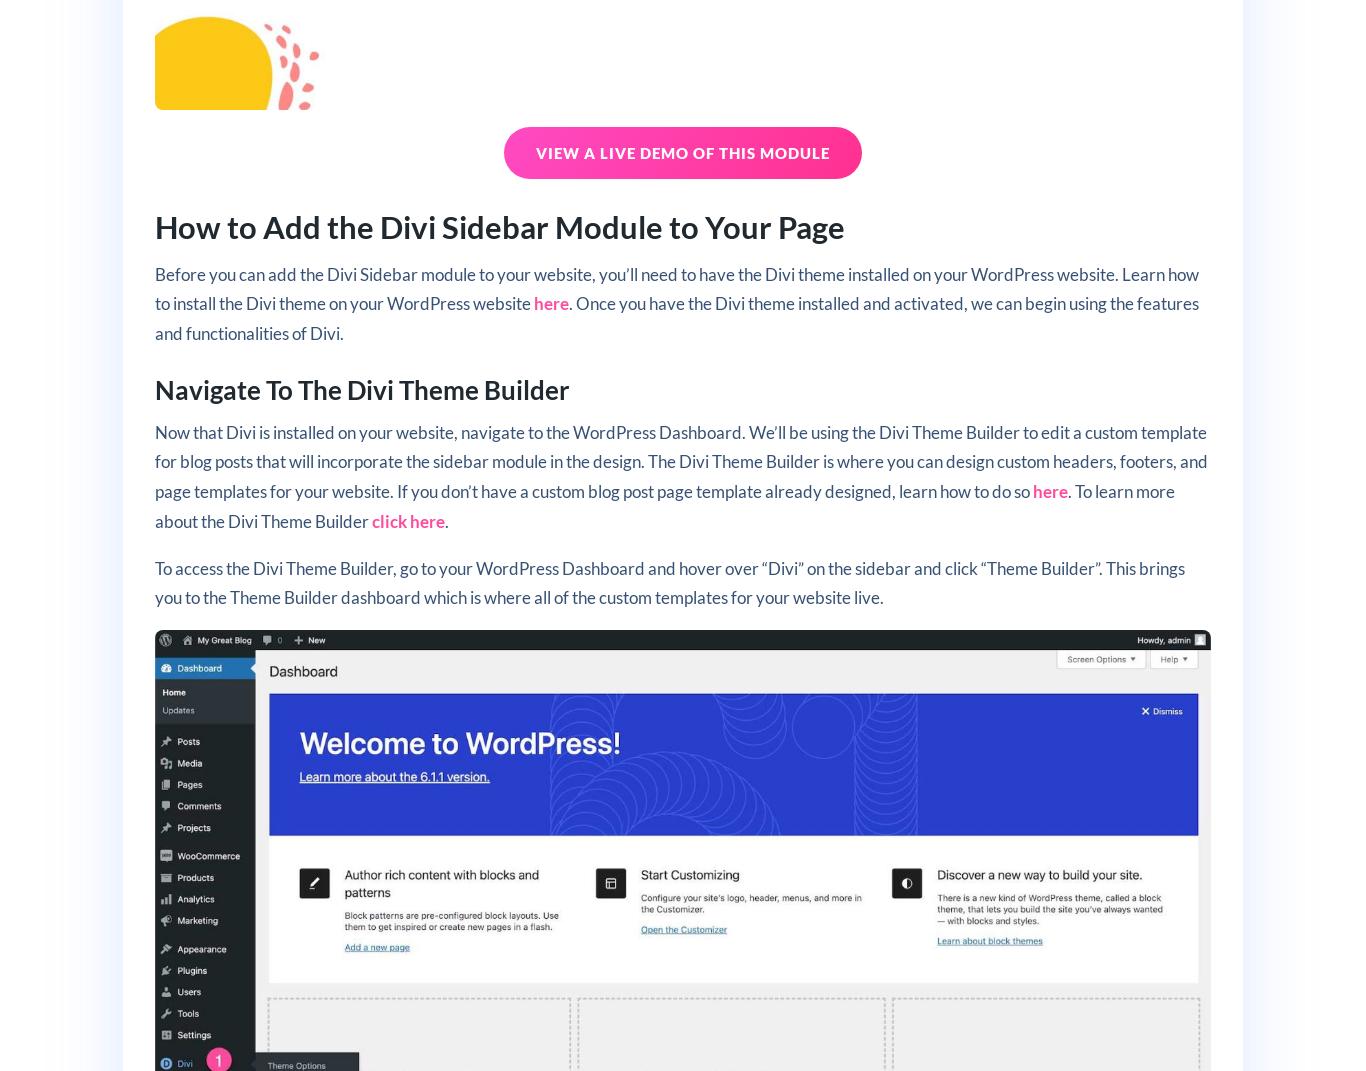  What do you see at coordinates (444, 519) in the screenshot?
I see `'.'` at bounding box center [444, 519].